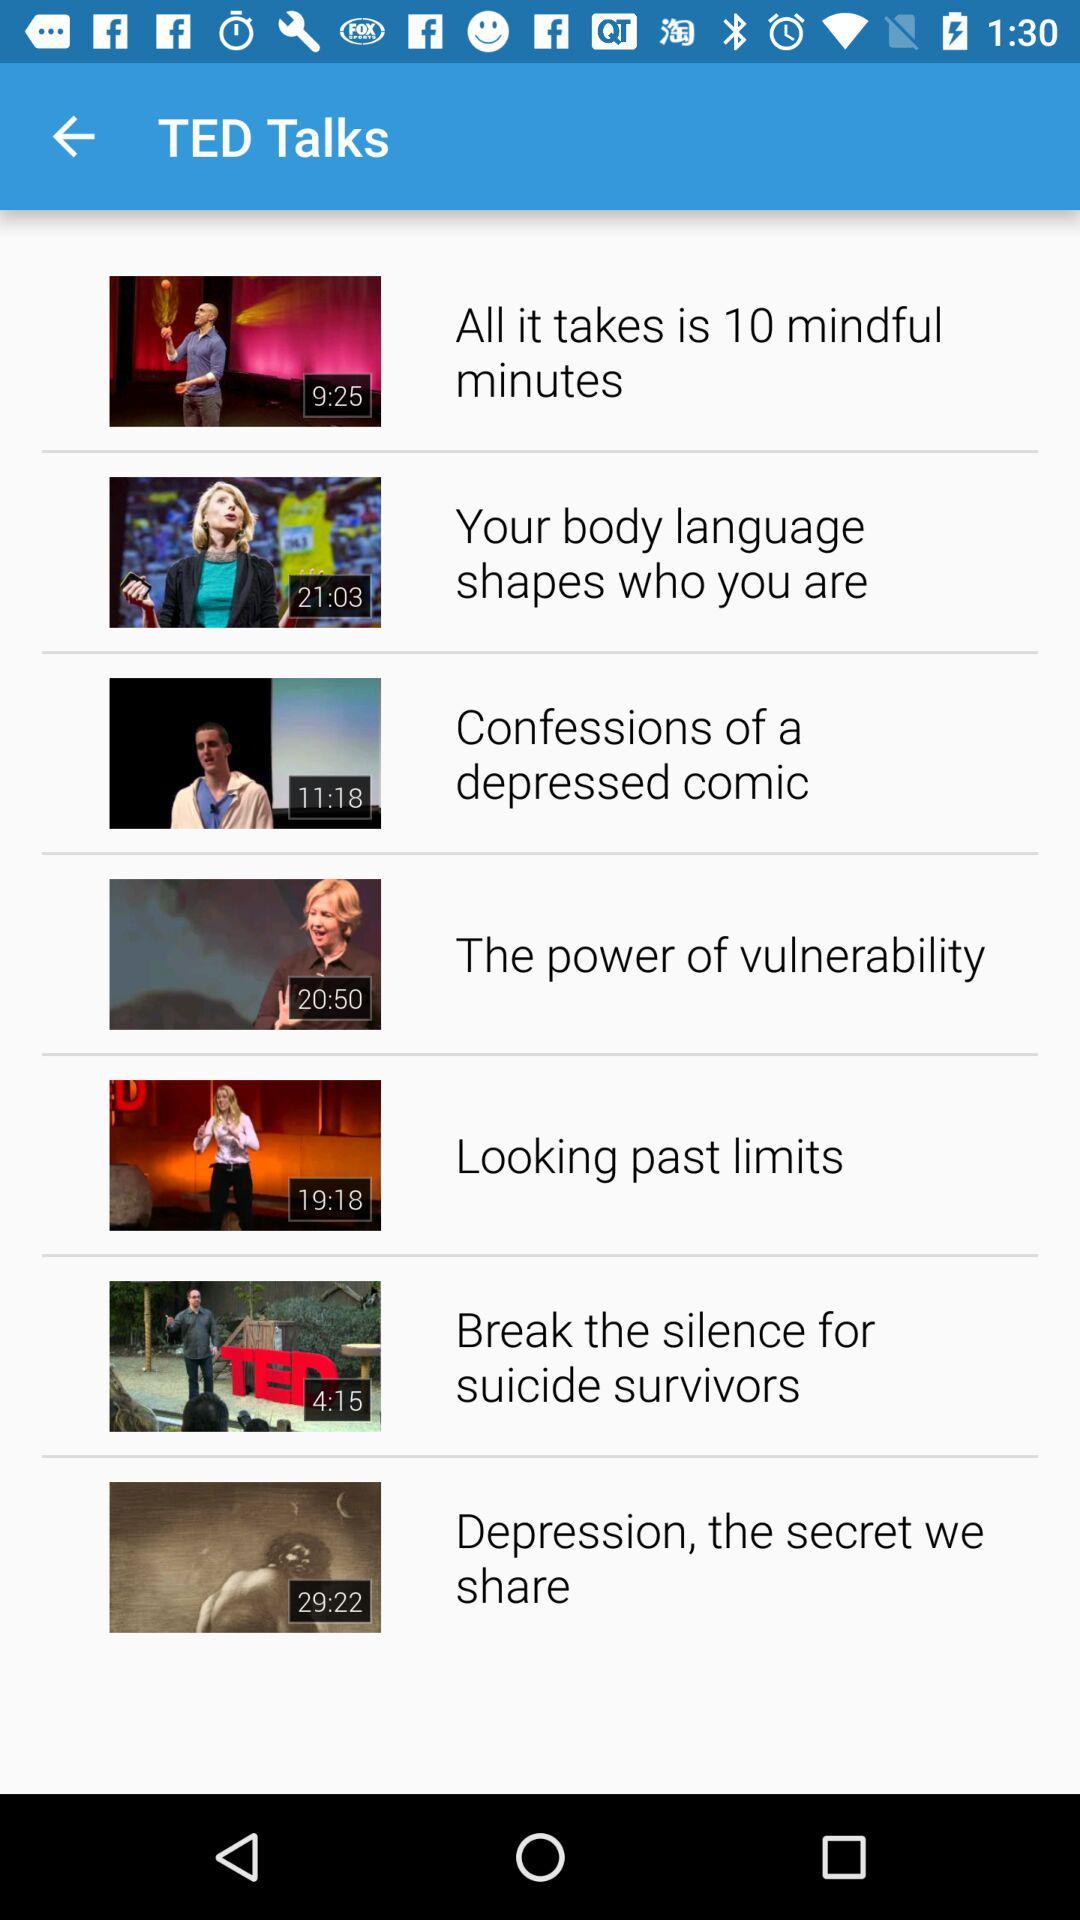 The width and height of the screenshot is (1080, 1920). What do you see at coordinates (739, 1155) in the screenshot?
I see `app below the power of app` at bounding box center [739, 1155].